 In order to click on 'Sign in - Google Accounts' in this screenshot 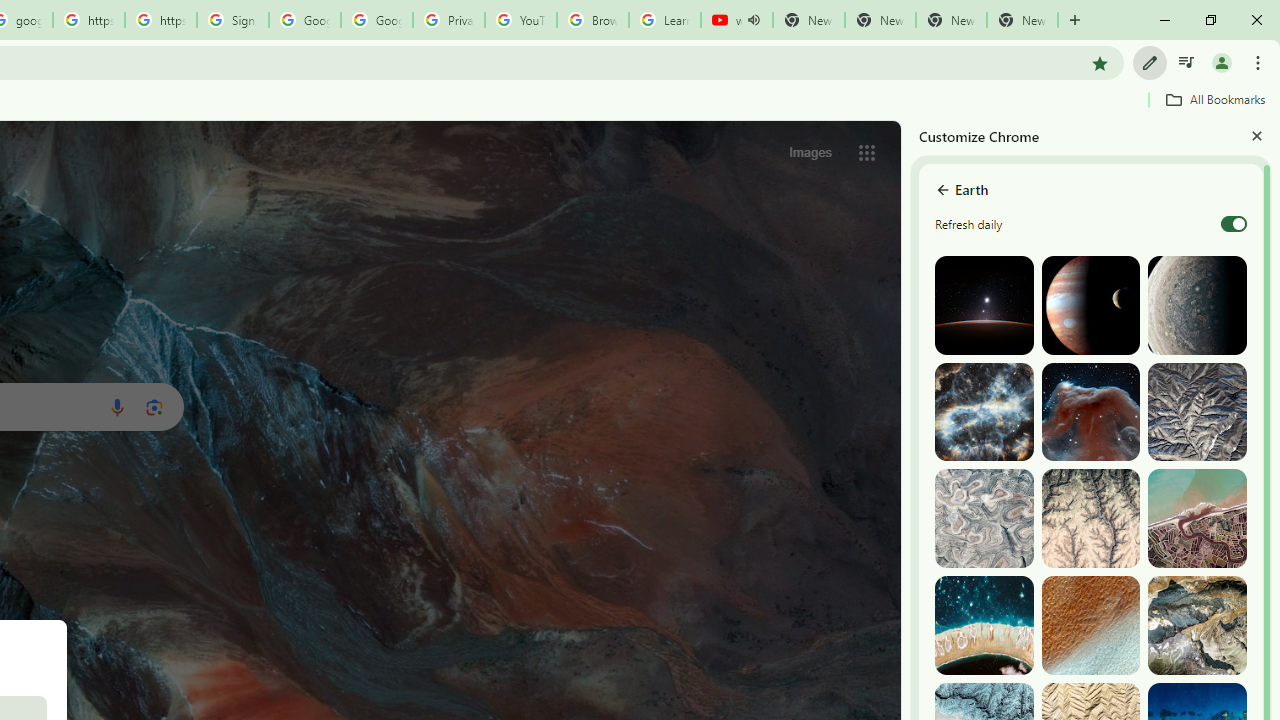, I will do `click(232, 20)`.